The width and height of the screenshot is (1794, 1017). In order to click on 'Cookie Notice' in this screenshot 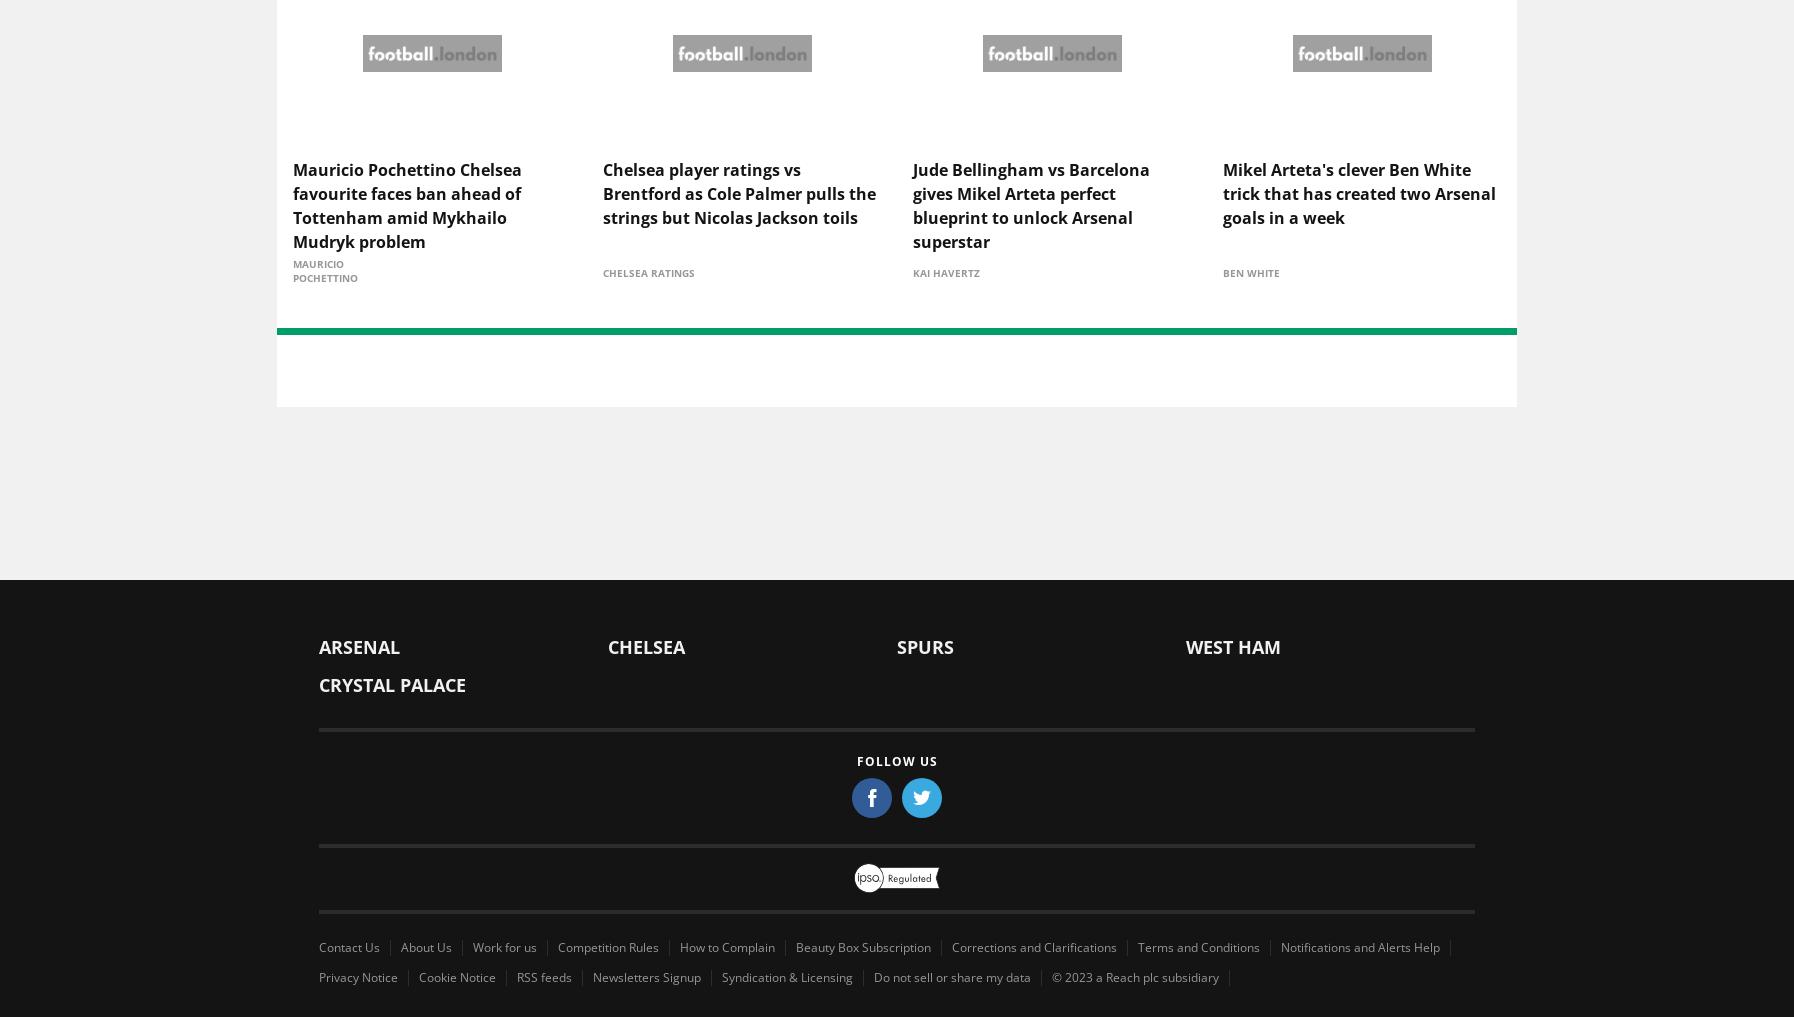, I will do `click(457, 979)`.